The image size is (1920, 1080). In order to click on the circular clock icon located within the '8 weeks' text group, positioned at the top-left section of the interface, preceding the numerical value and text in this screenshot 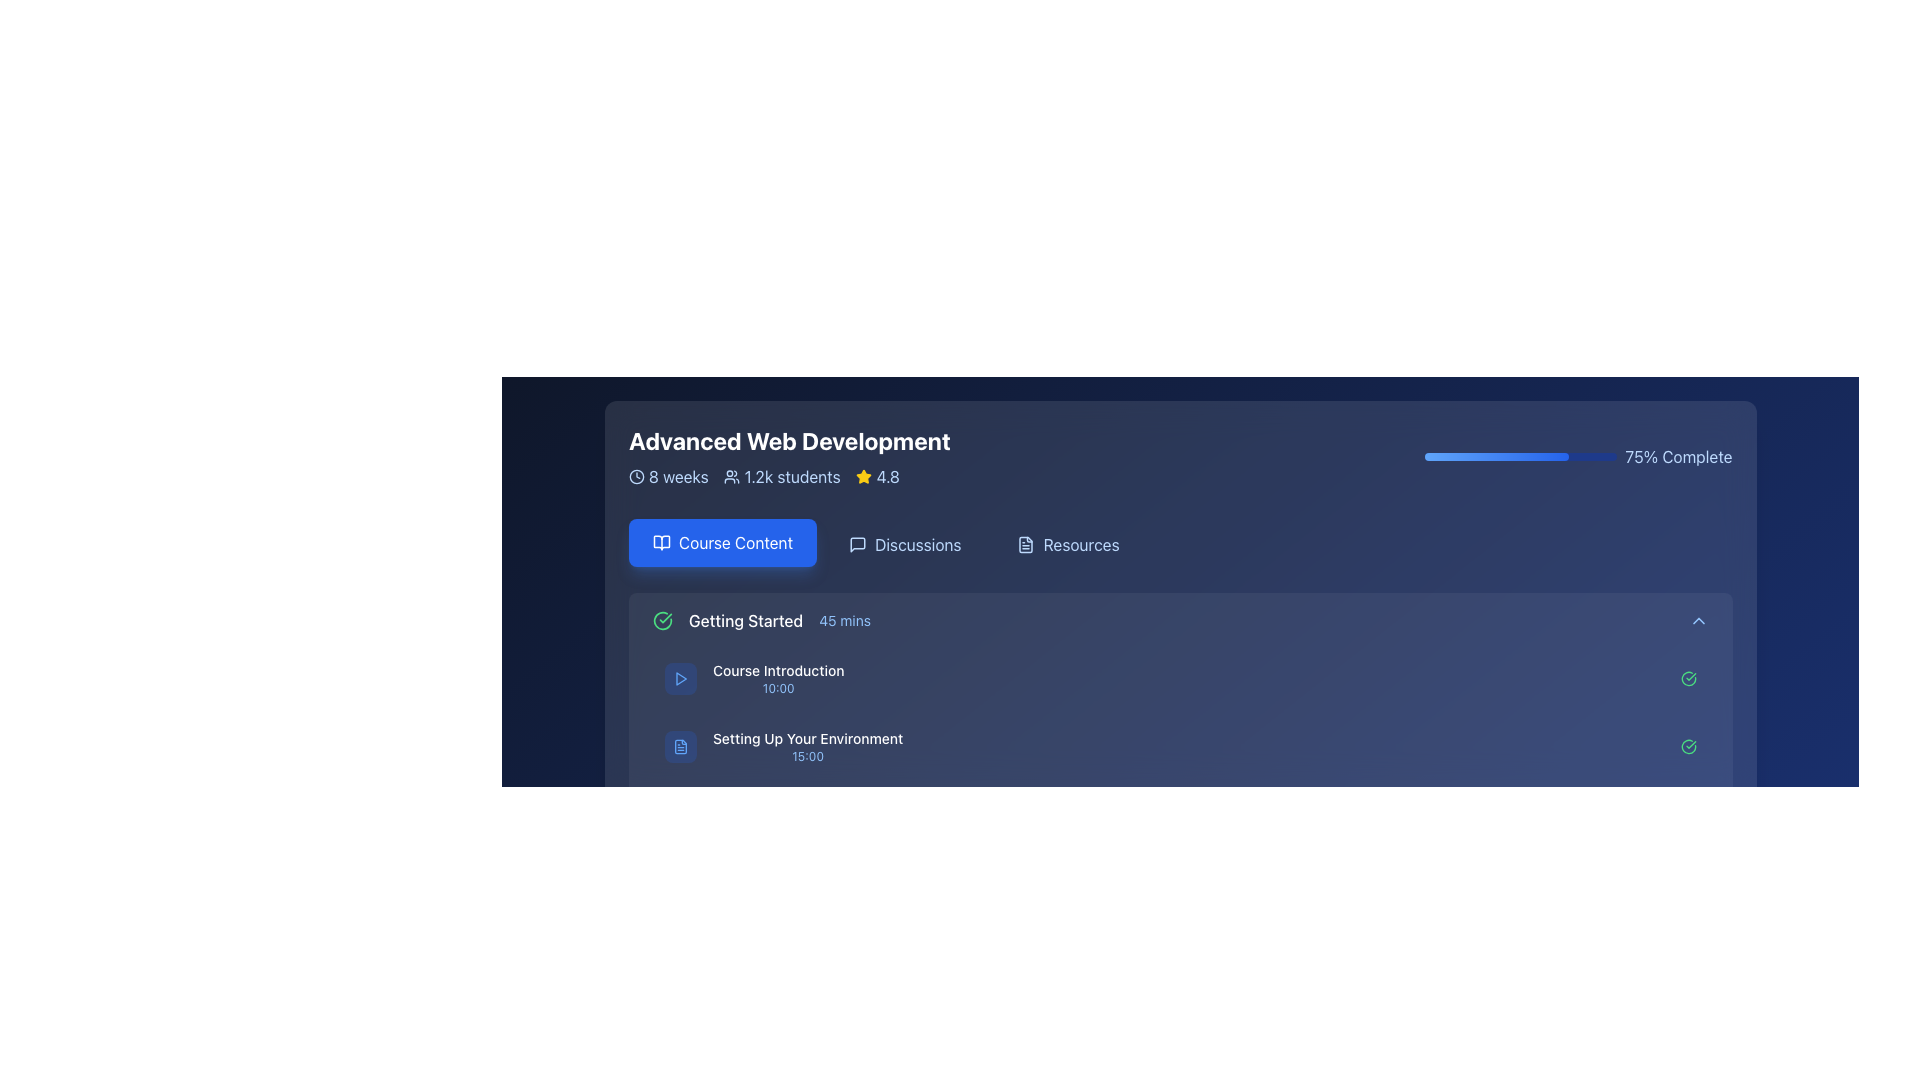, I will do `click(635, 477)`.